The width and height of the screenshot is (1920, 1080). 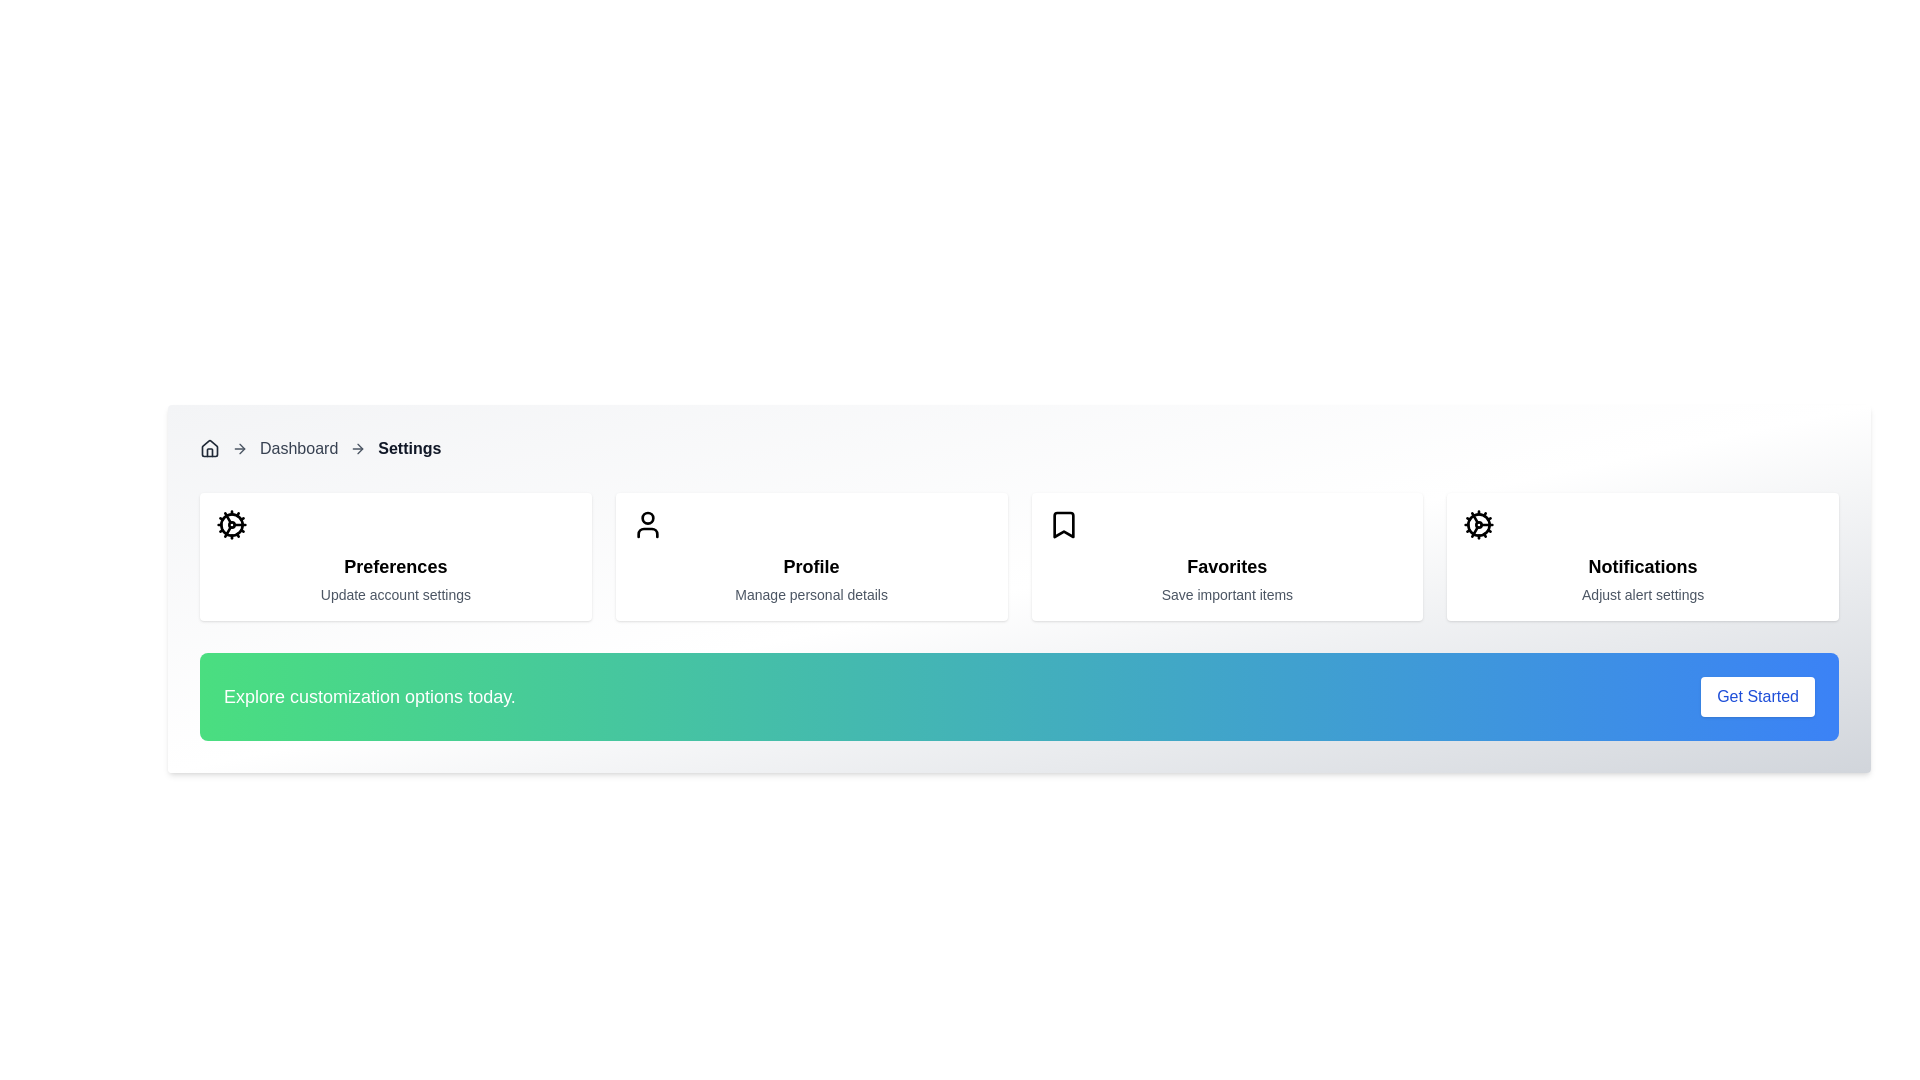 What do you see at coordinates (647, 517) in the screenshot?
I see `the circular part of the SVG icon representing the user or profile area located in the second column of the central row of the layout within the 'Profile' card` at bounding box center [647, 517].